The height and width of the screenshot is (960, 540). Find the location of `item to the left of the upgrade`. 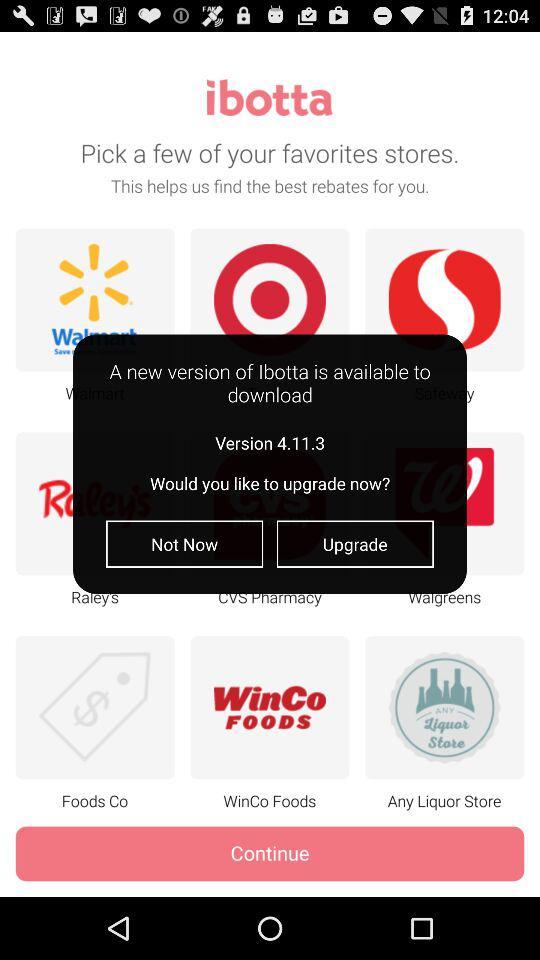

item to the left of the upgrade is located at coordinates (184, 544).